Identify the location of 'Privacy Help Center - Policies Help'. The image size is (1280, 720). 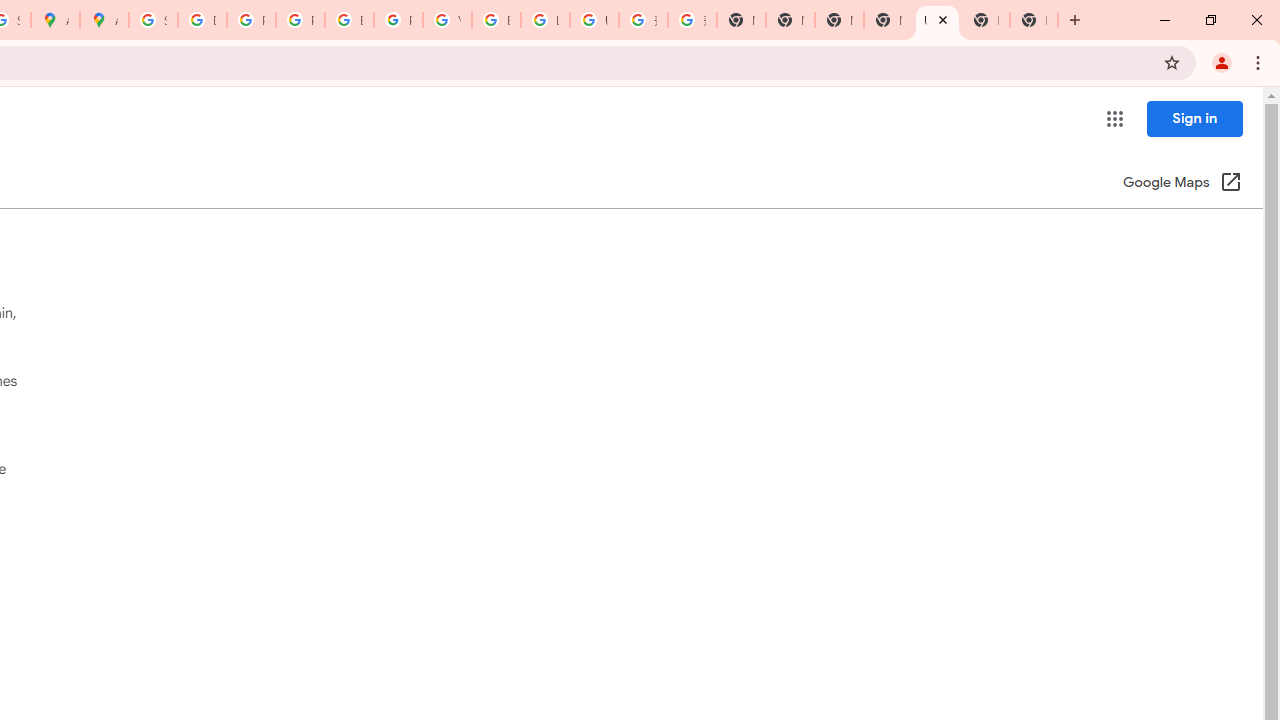
(299, 20).